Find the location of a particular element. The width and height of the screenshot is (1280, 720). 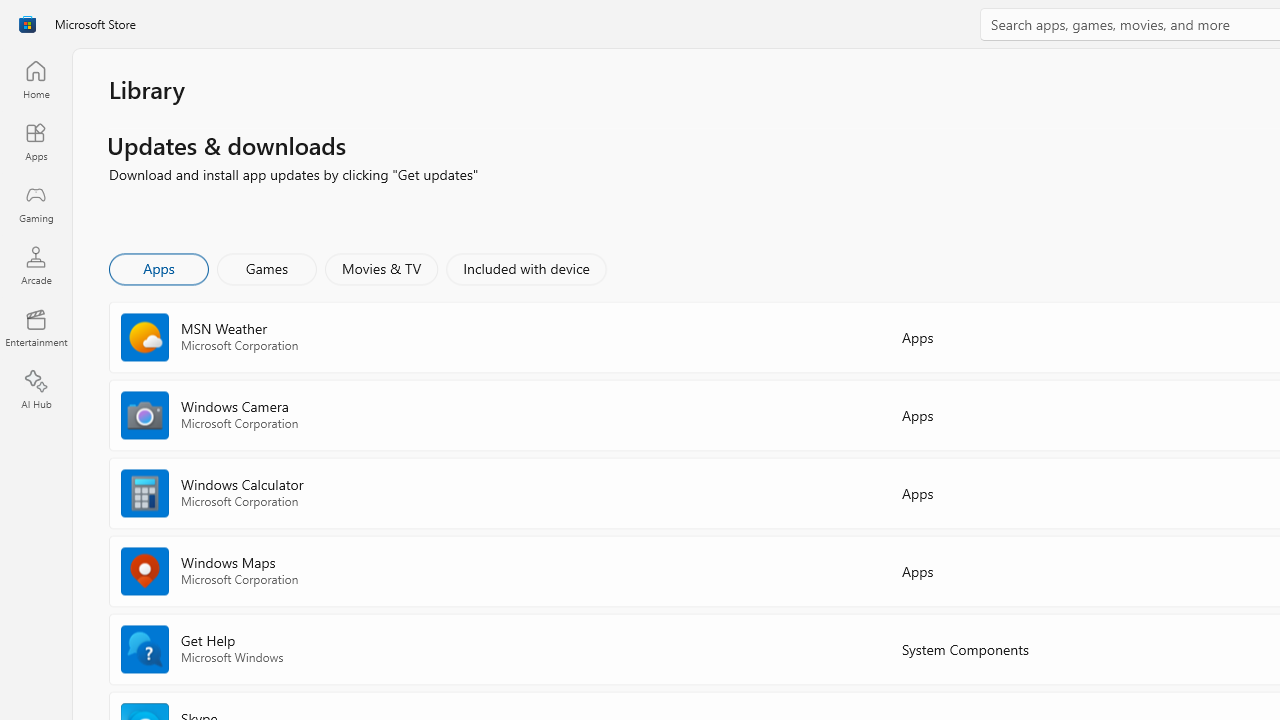

'Class: Image' is located at coordinates (27, 24).